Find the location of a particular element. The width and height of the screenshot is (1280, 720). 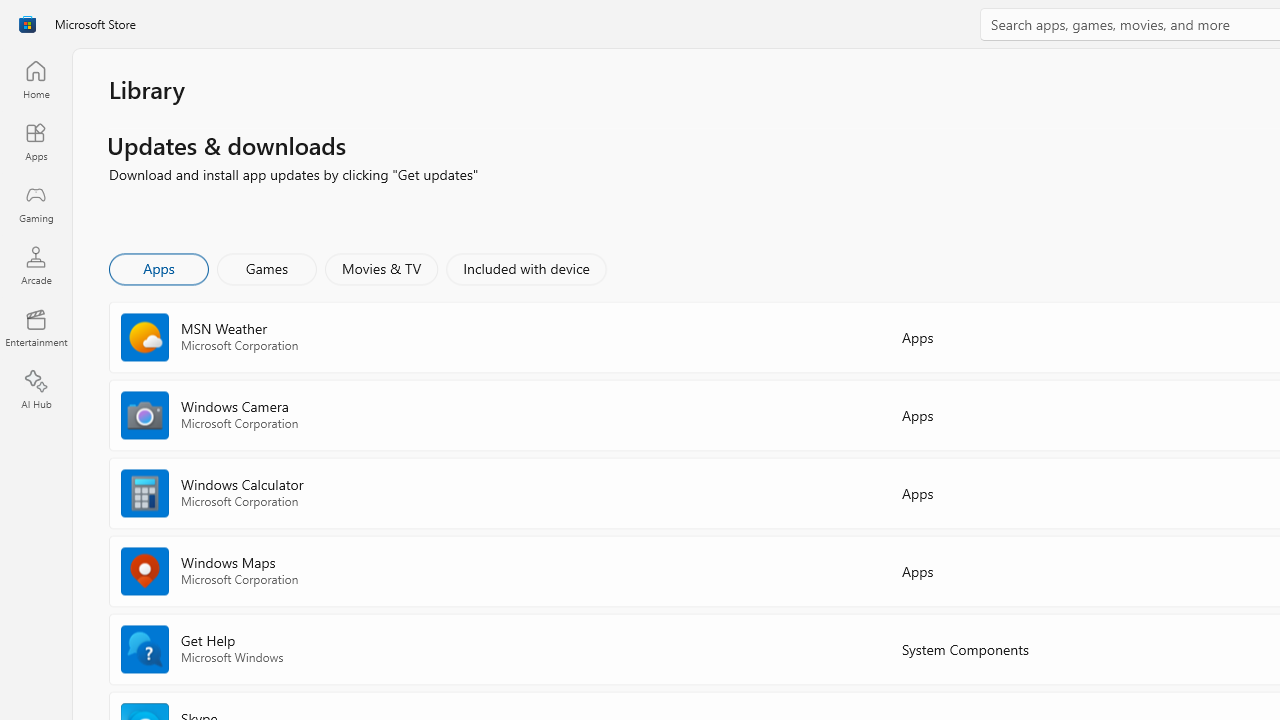

'Class: Image' is located at coordinates (27, 24).